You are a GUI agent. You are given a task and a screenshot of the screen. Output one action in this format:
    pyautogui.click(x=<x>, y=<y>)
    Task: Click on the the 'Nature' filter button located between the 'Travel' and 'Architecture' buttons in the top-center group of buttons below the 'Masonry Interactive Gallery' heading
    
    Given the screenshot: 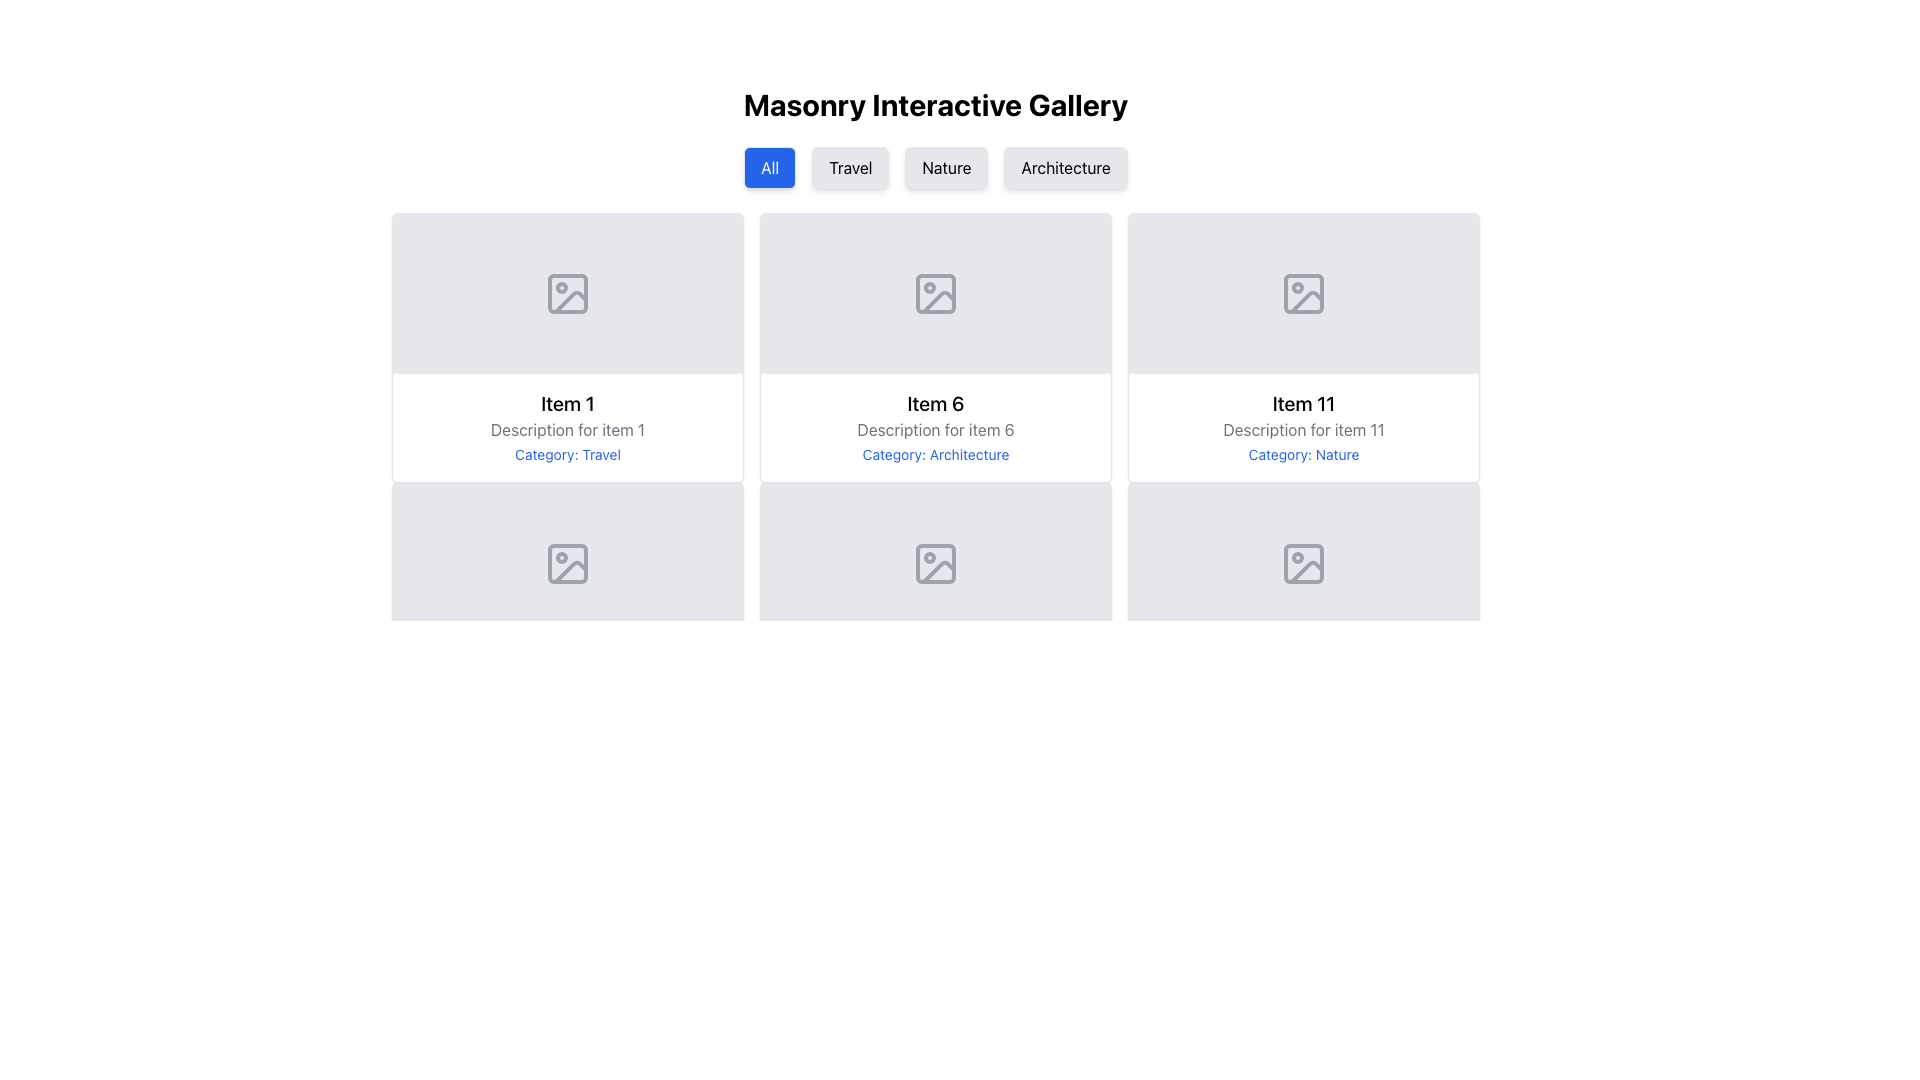 What is the action you would take?
    pyautogui.click(x=945, y=167)
    